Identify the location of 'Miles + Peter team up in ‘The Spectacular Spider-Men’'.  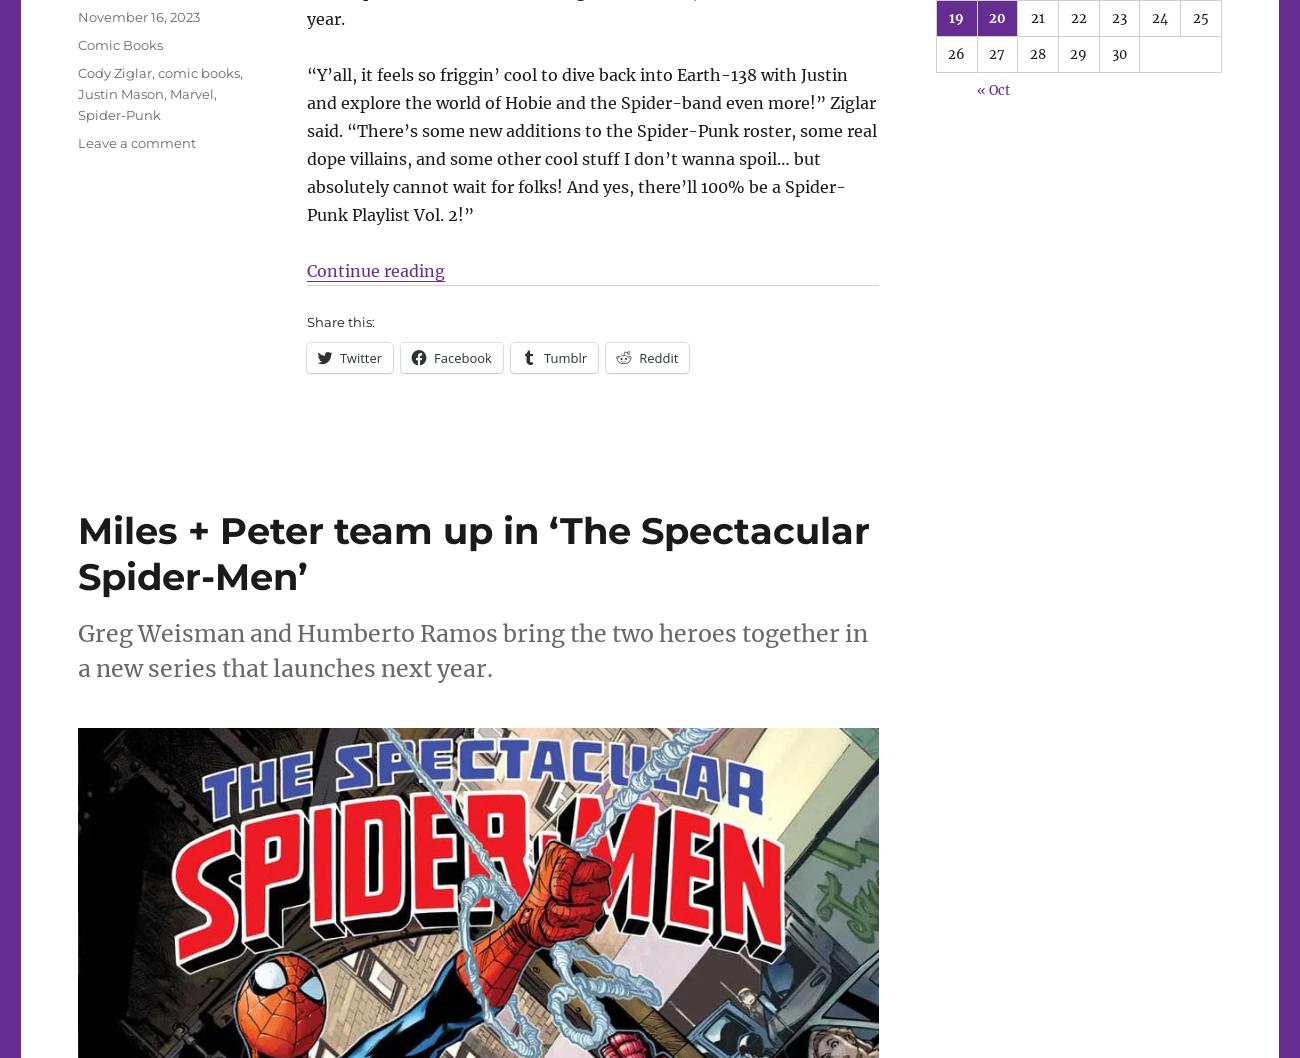
(472, 553).